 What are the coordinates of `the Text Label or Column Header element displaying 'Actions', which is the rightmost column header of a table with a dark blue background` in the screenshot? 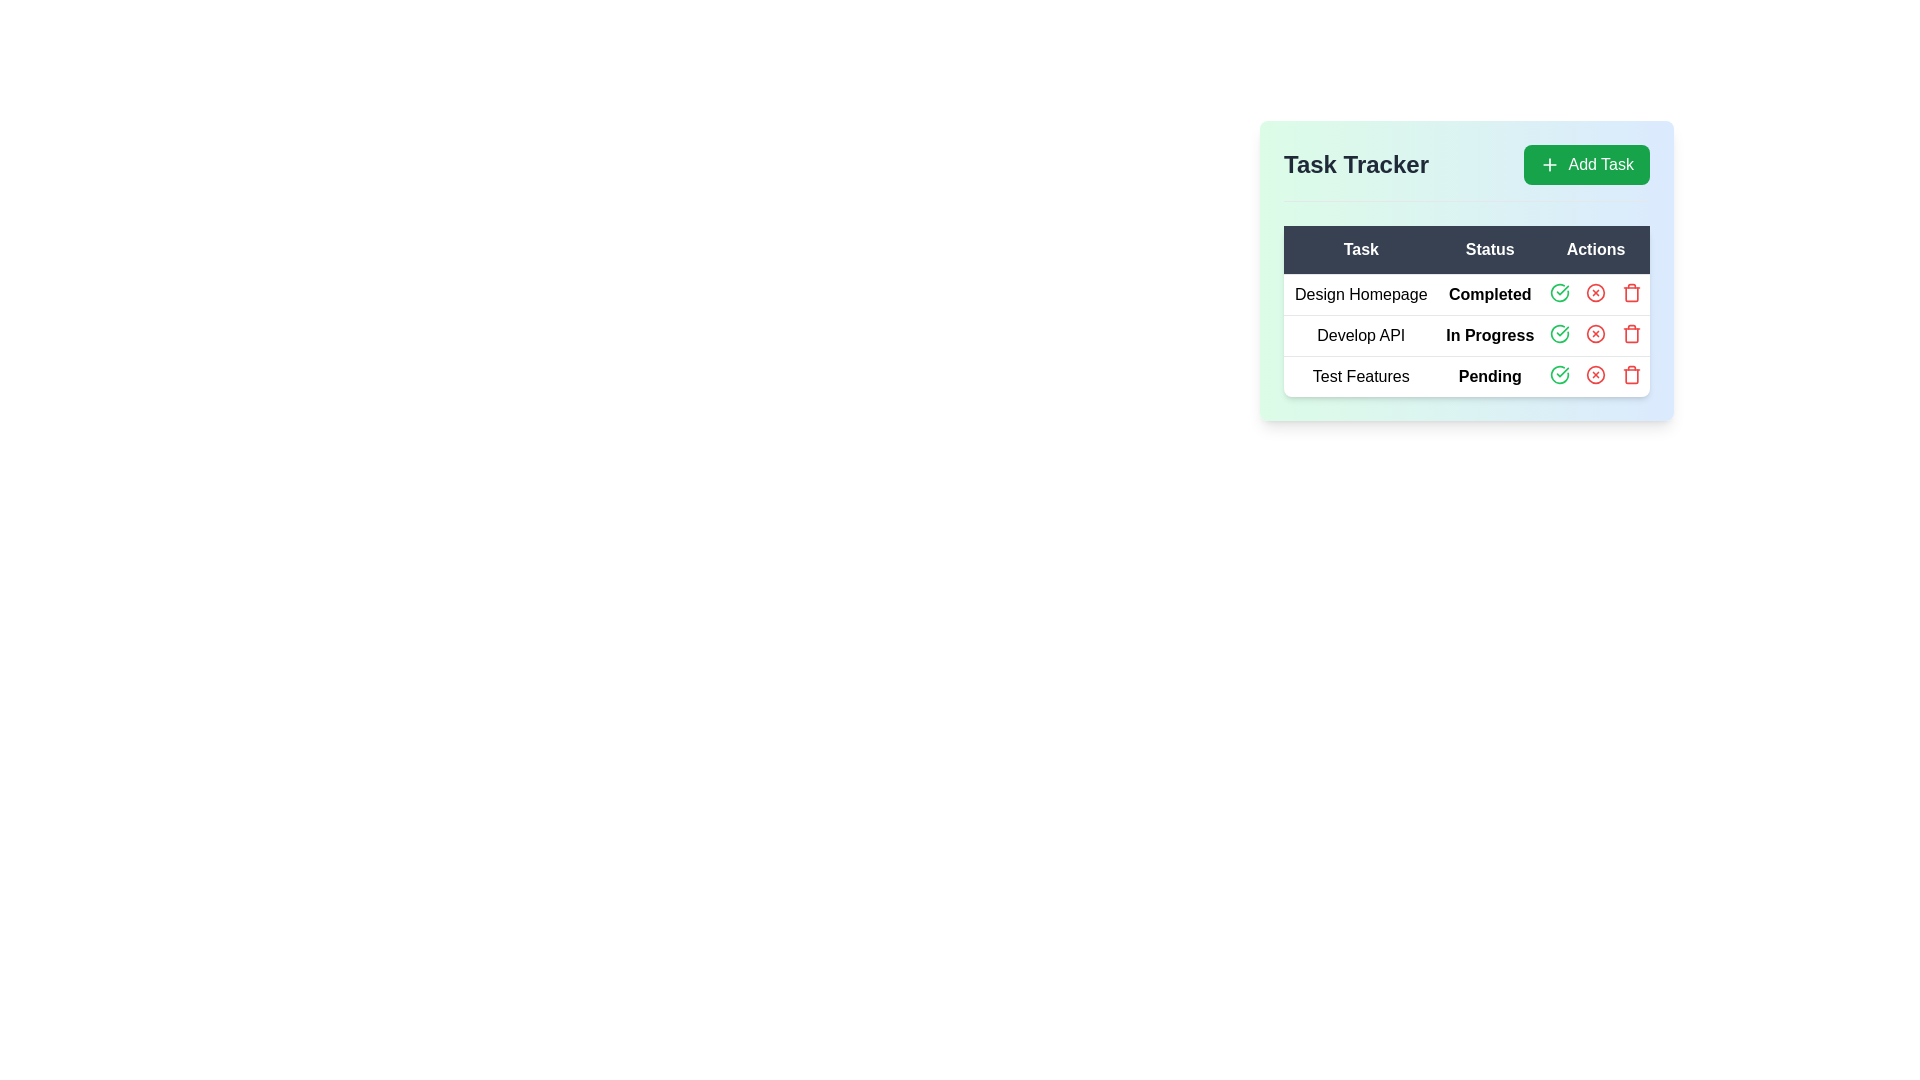 It's located at (1595, 249).